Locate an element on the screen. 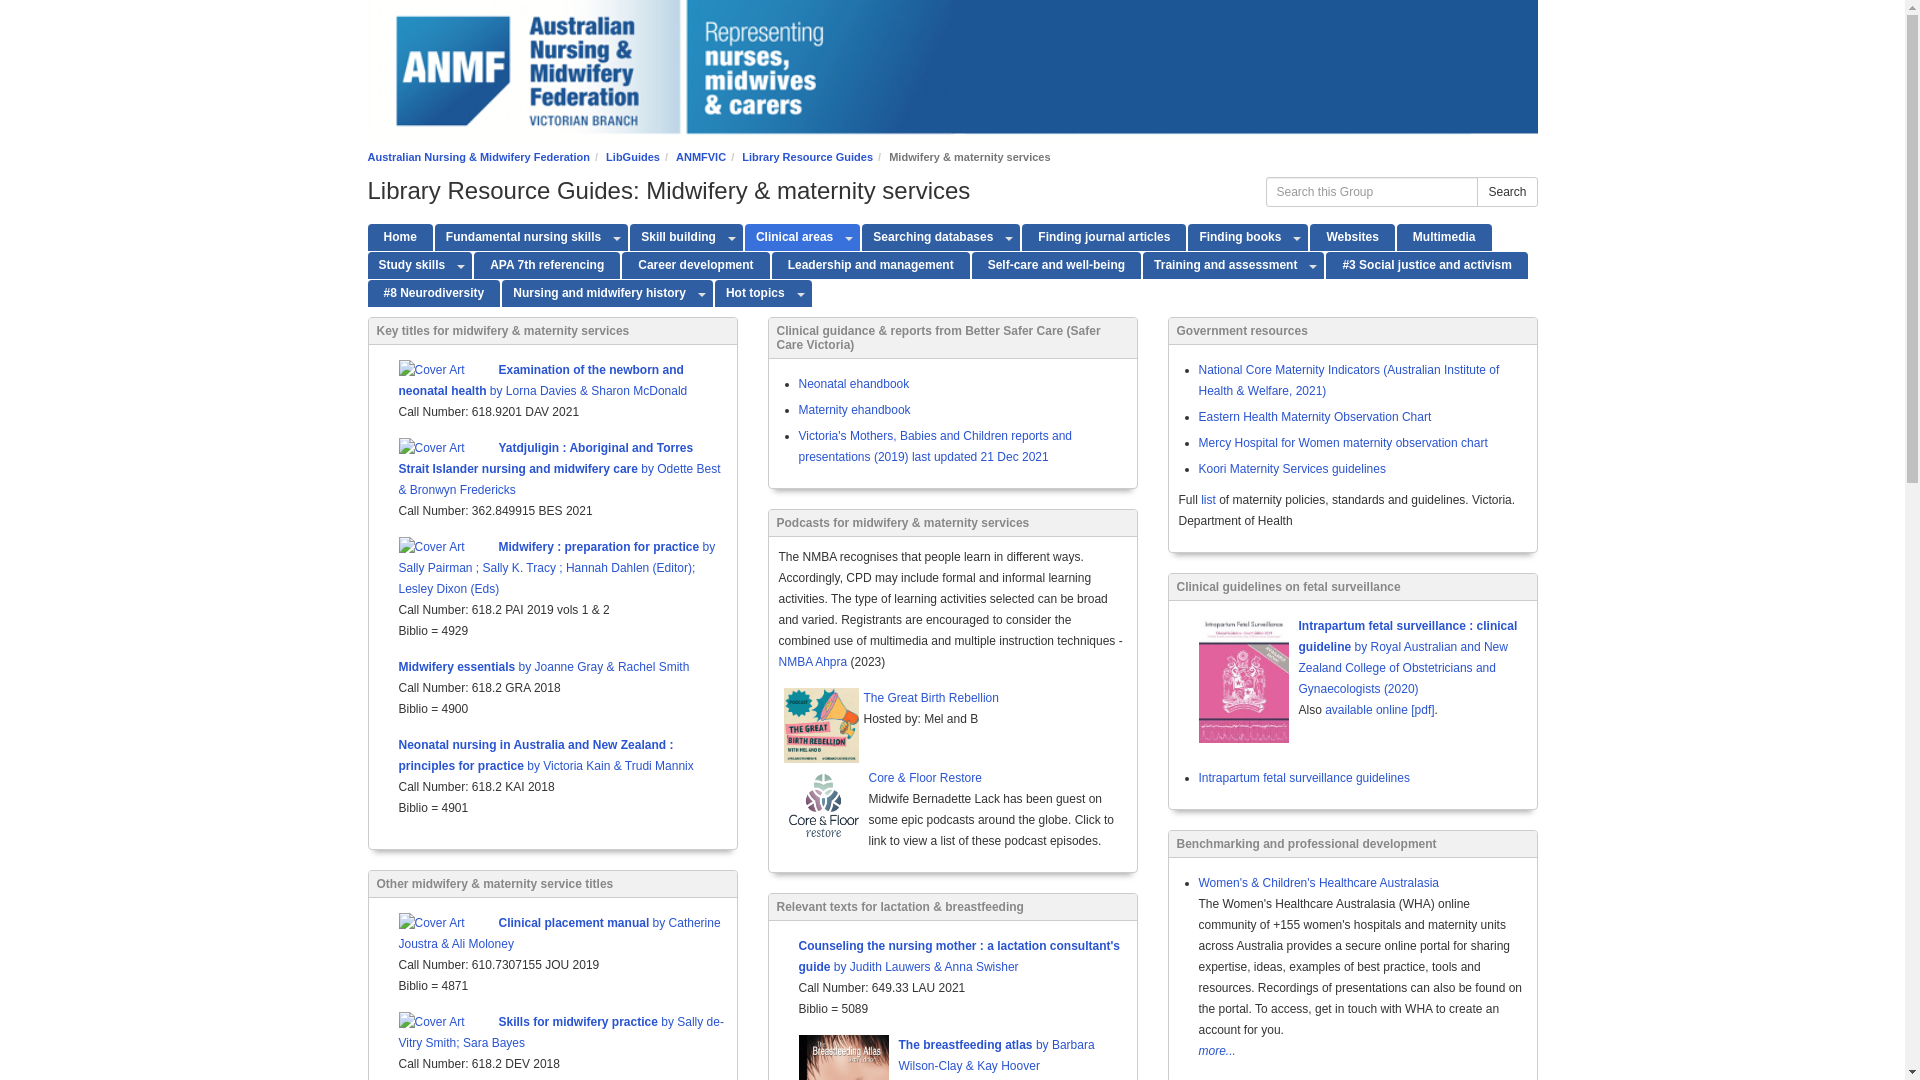 The image size is (1920, 1080). 'Mercy Hospital for Women maternity observation chart' is located at coordinates (1342, 442).